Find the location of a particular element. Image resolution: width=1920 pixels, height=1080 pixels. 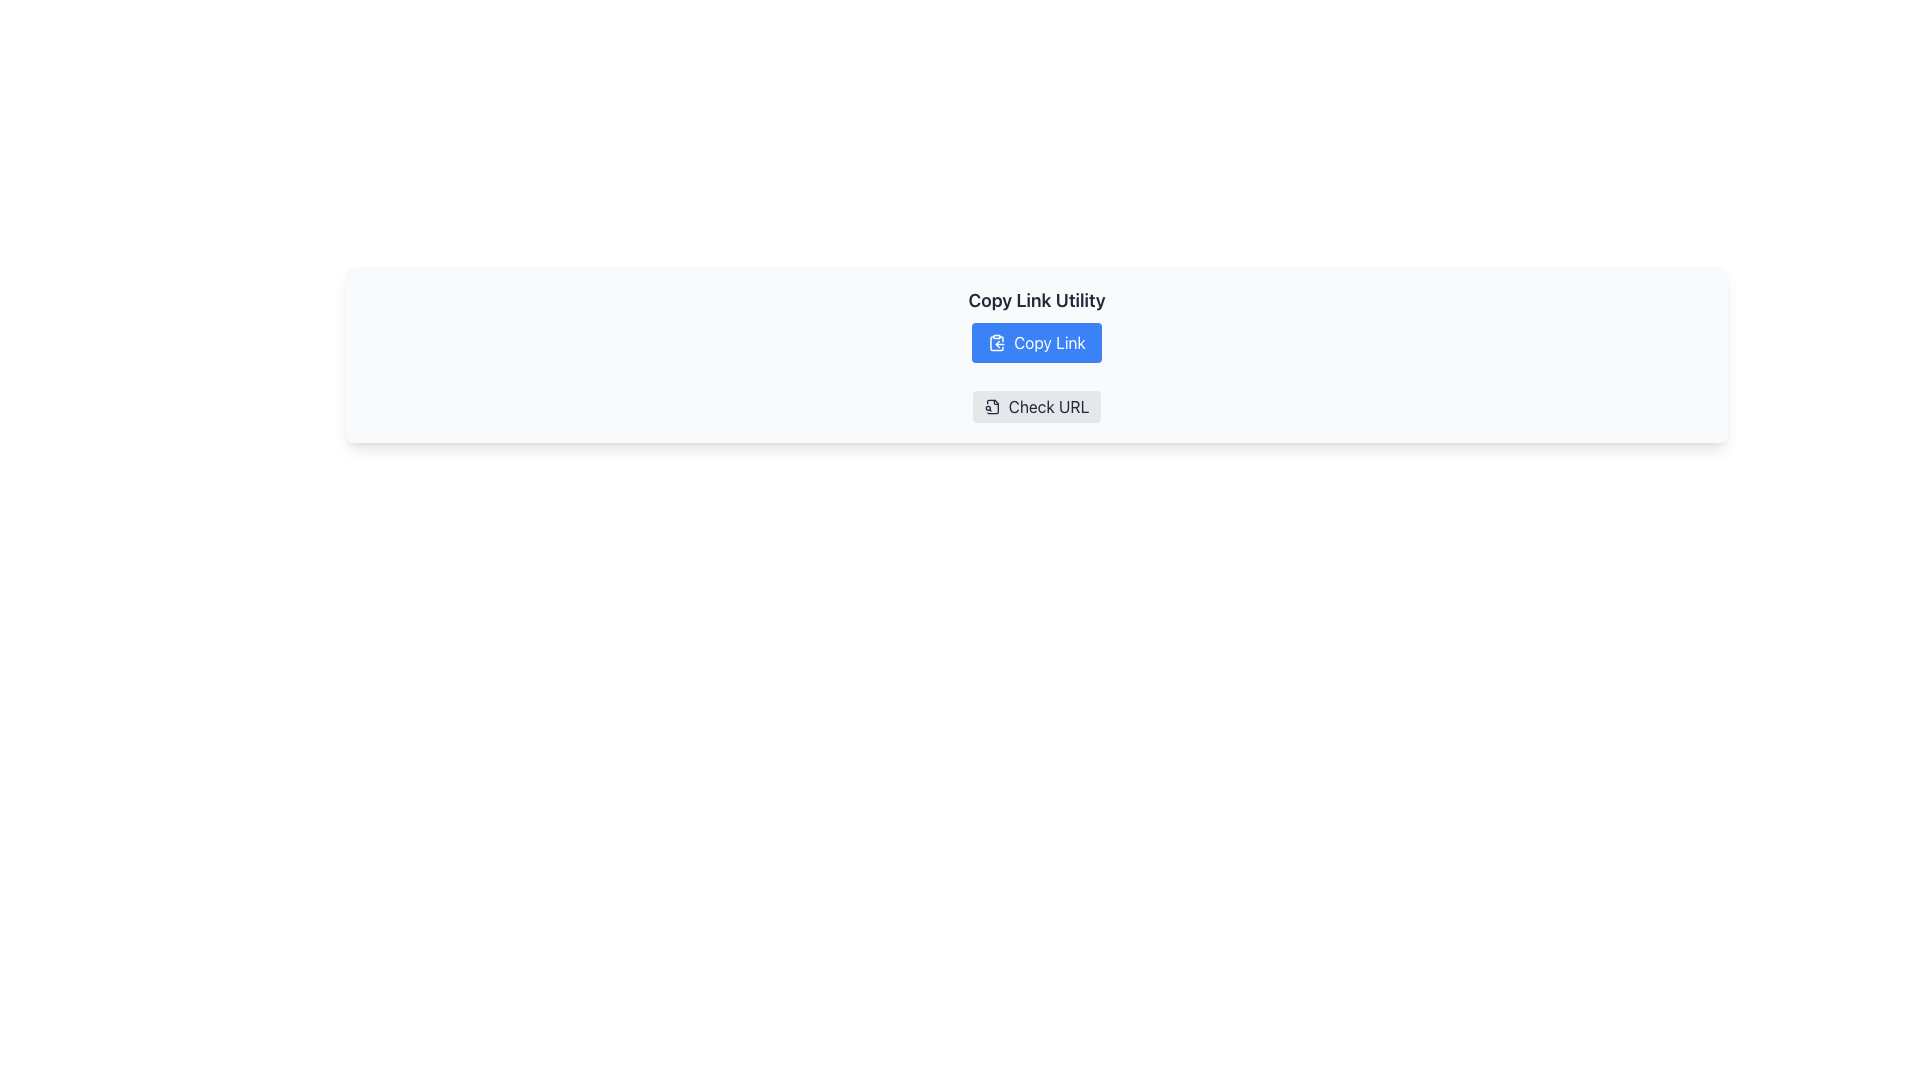

the clipboard icon located to the left of the 'Copy Link' button's label text in the top-middle portion of the interface is located at coordinates (997, 342).